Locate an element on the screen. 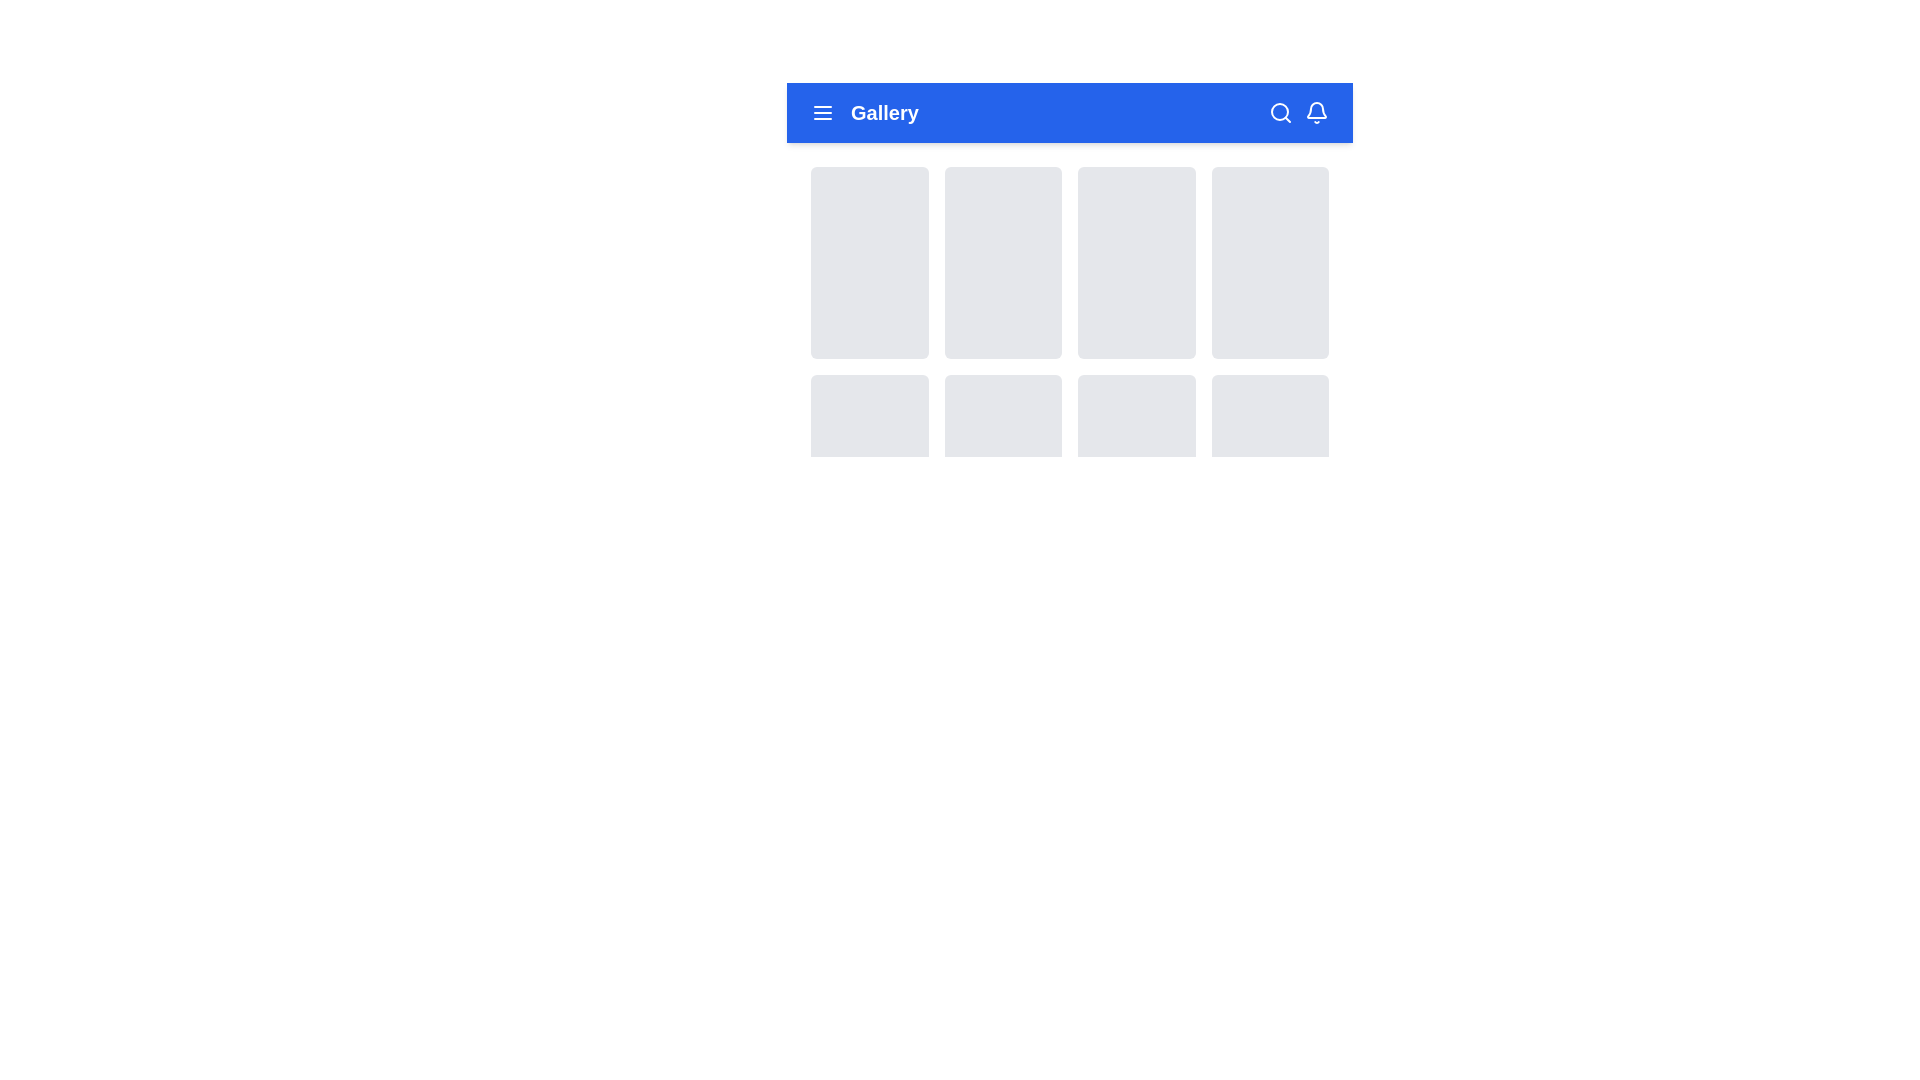  the Card Component element, which is a light-gray rectangular area with rounded corners located in the third column of the second row of a grid layout is located at coordinates (1136, 470).